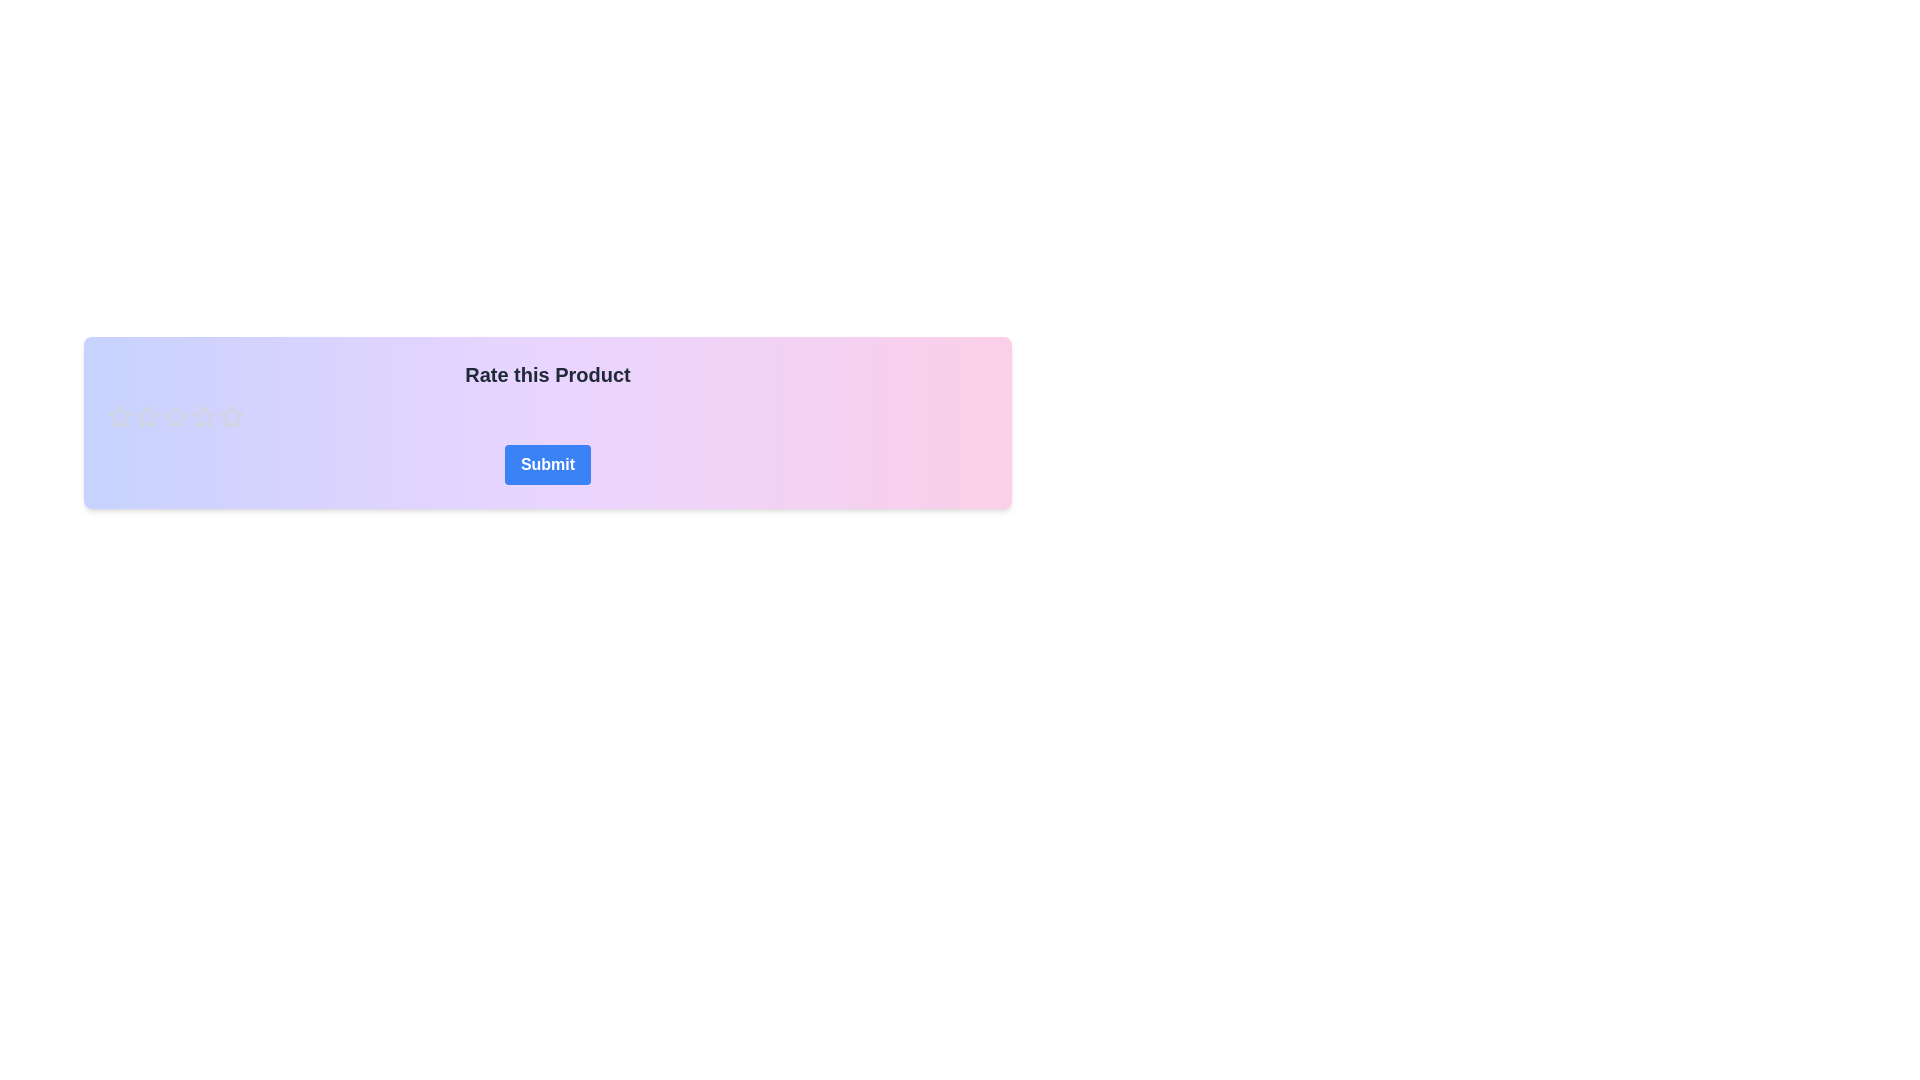 Image resolution: width=1920 pixels, height=1080 pixels. What do you see at coordinates (547, 465) in the screenshot?
I see `the blue 'Submit' button with white bold text to observe hover state changes` at bounding box center [547, 465].